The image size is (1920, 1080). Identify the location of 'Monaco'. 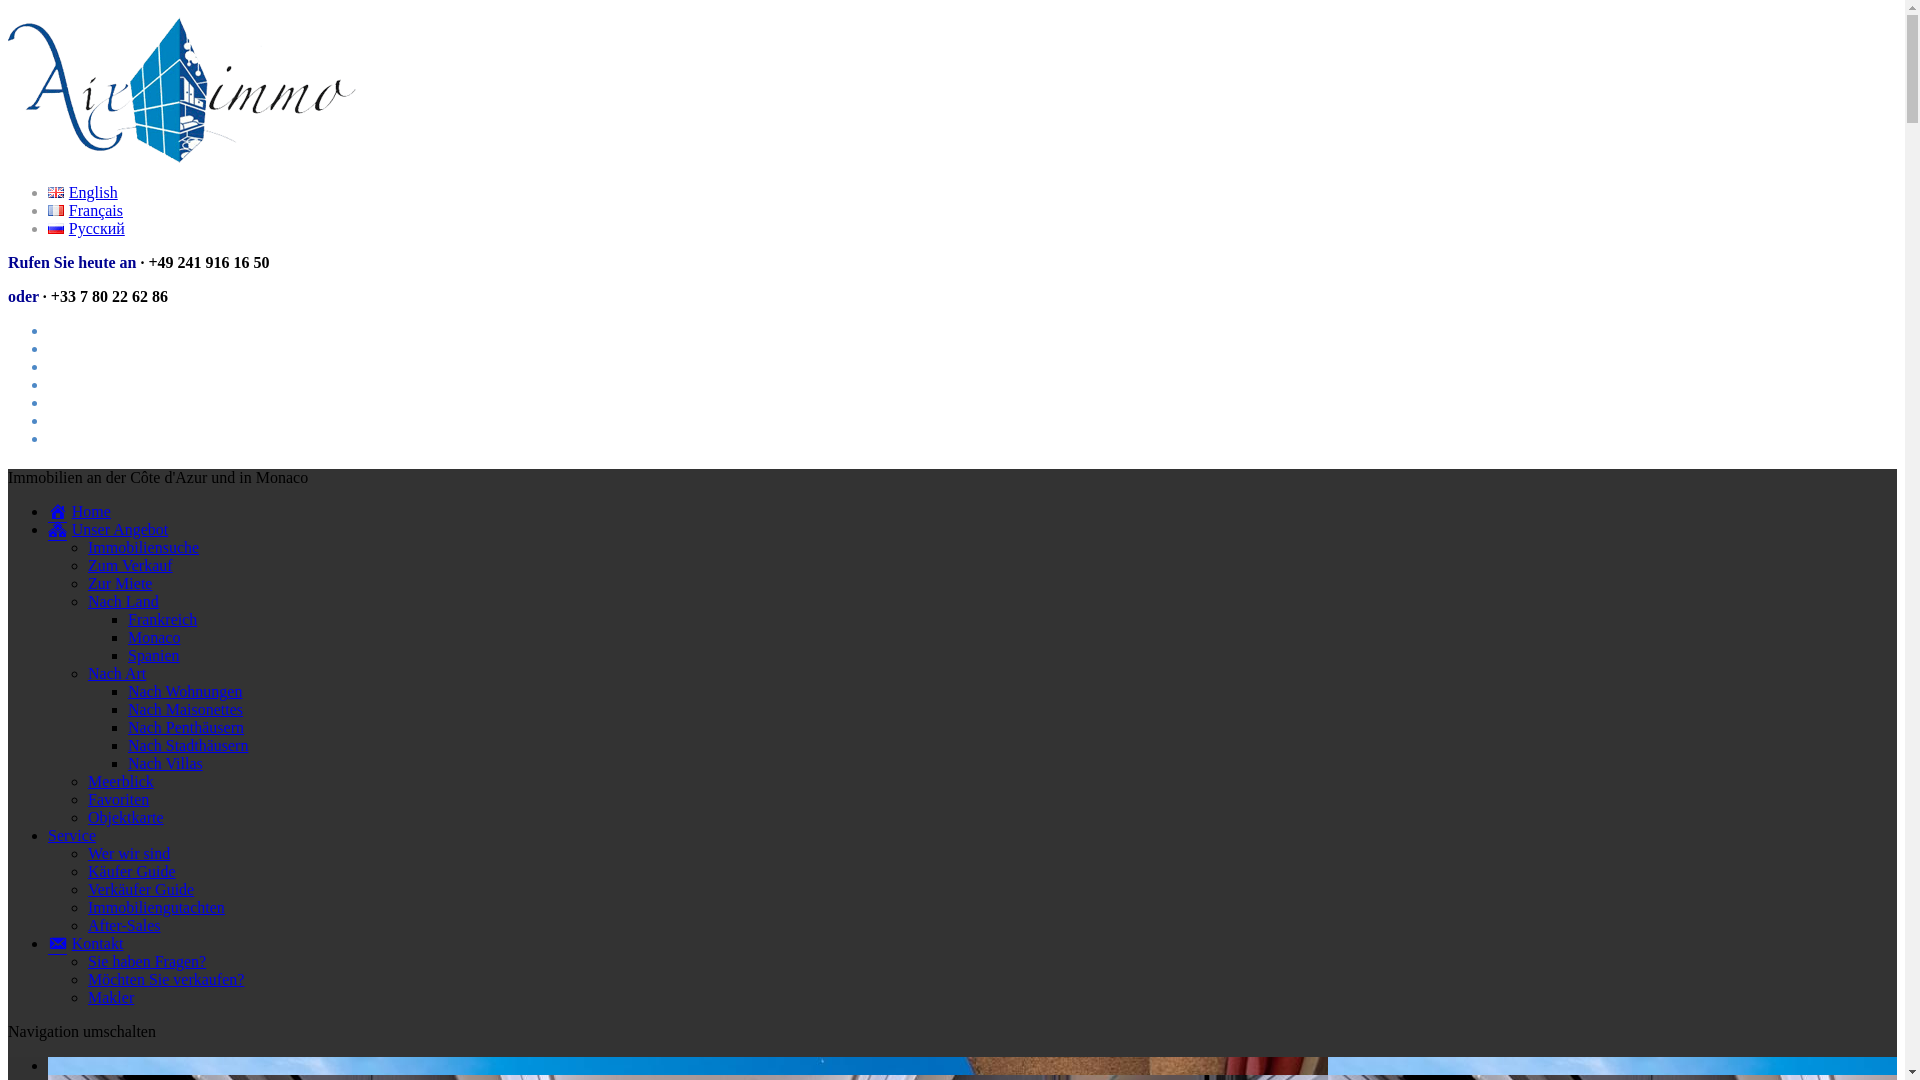
(127, 637).